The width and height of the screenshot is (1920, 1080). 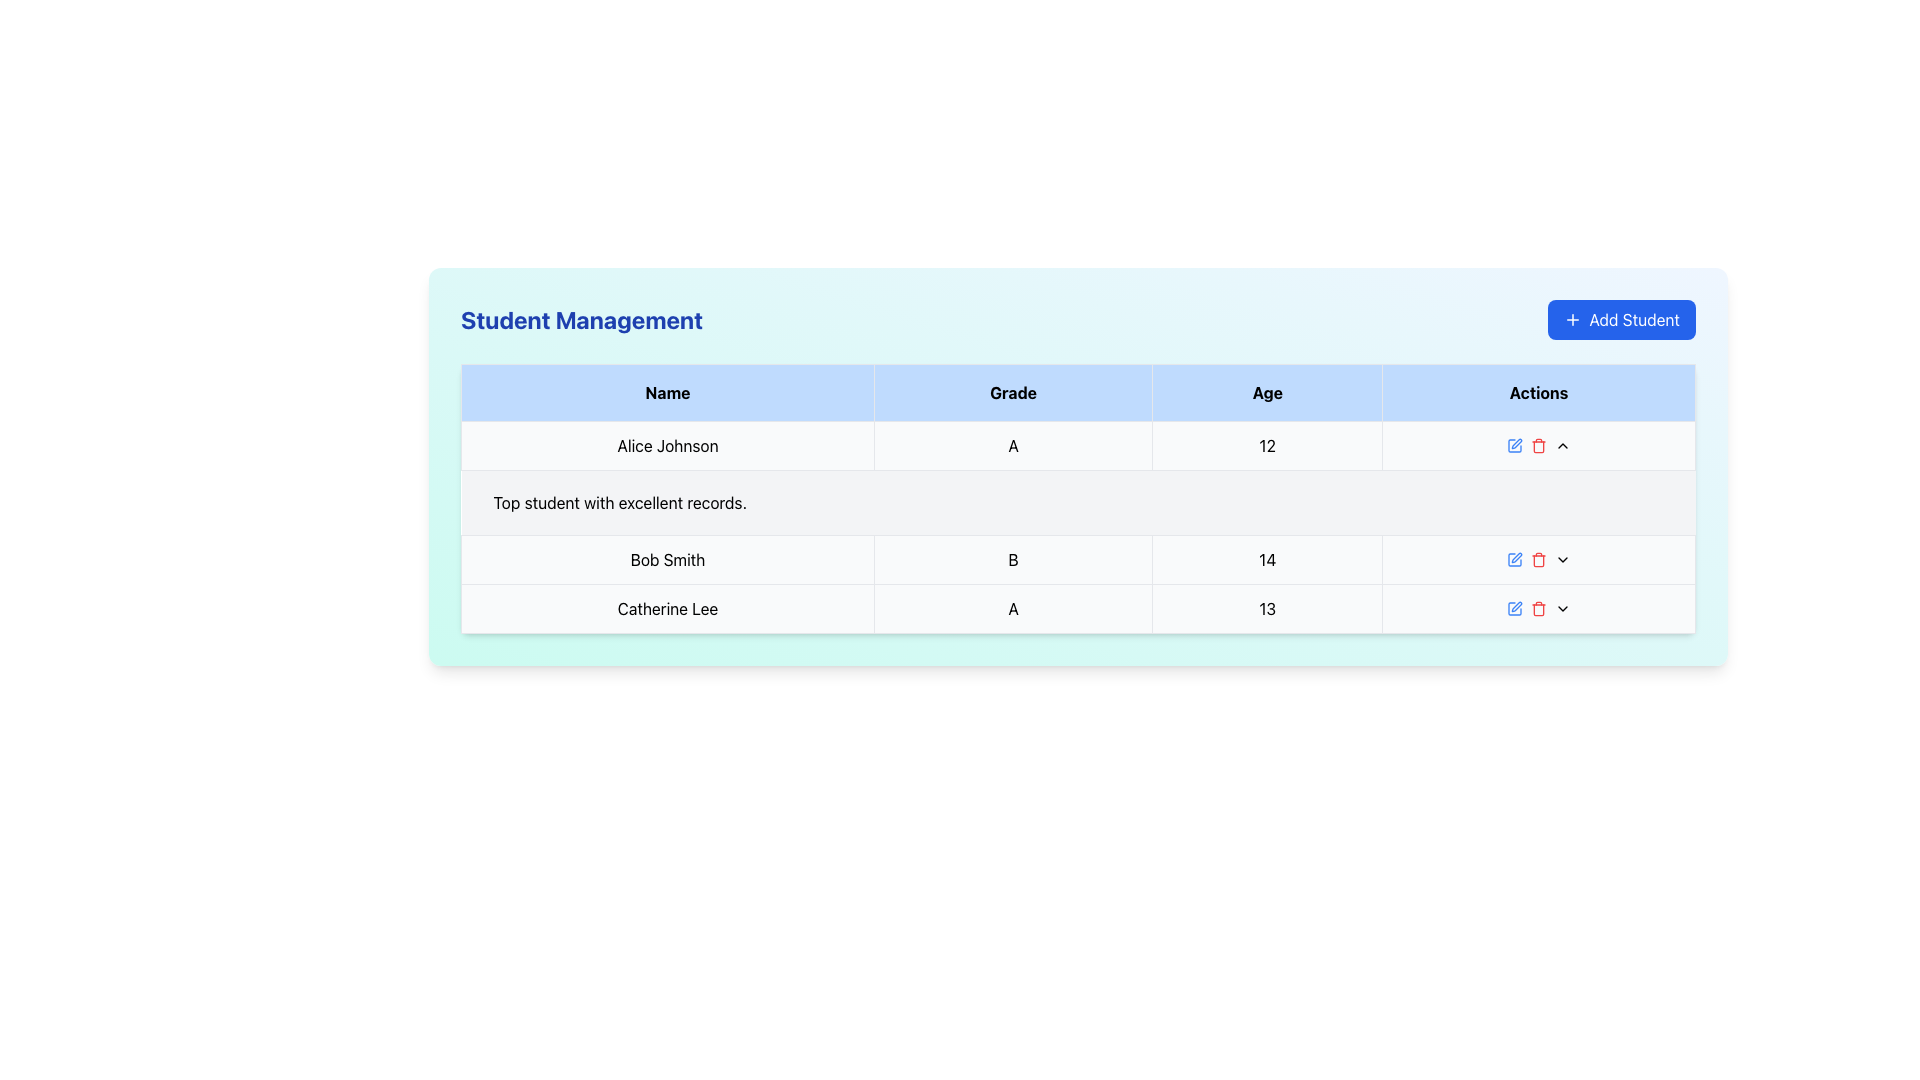 I want to click on displayed information from the table row containing the student's details for 'Bob Smith', including their grade and age, so click(x=1077, y=559).